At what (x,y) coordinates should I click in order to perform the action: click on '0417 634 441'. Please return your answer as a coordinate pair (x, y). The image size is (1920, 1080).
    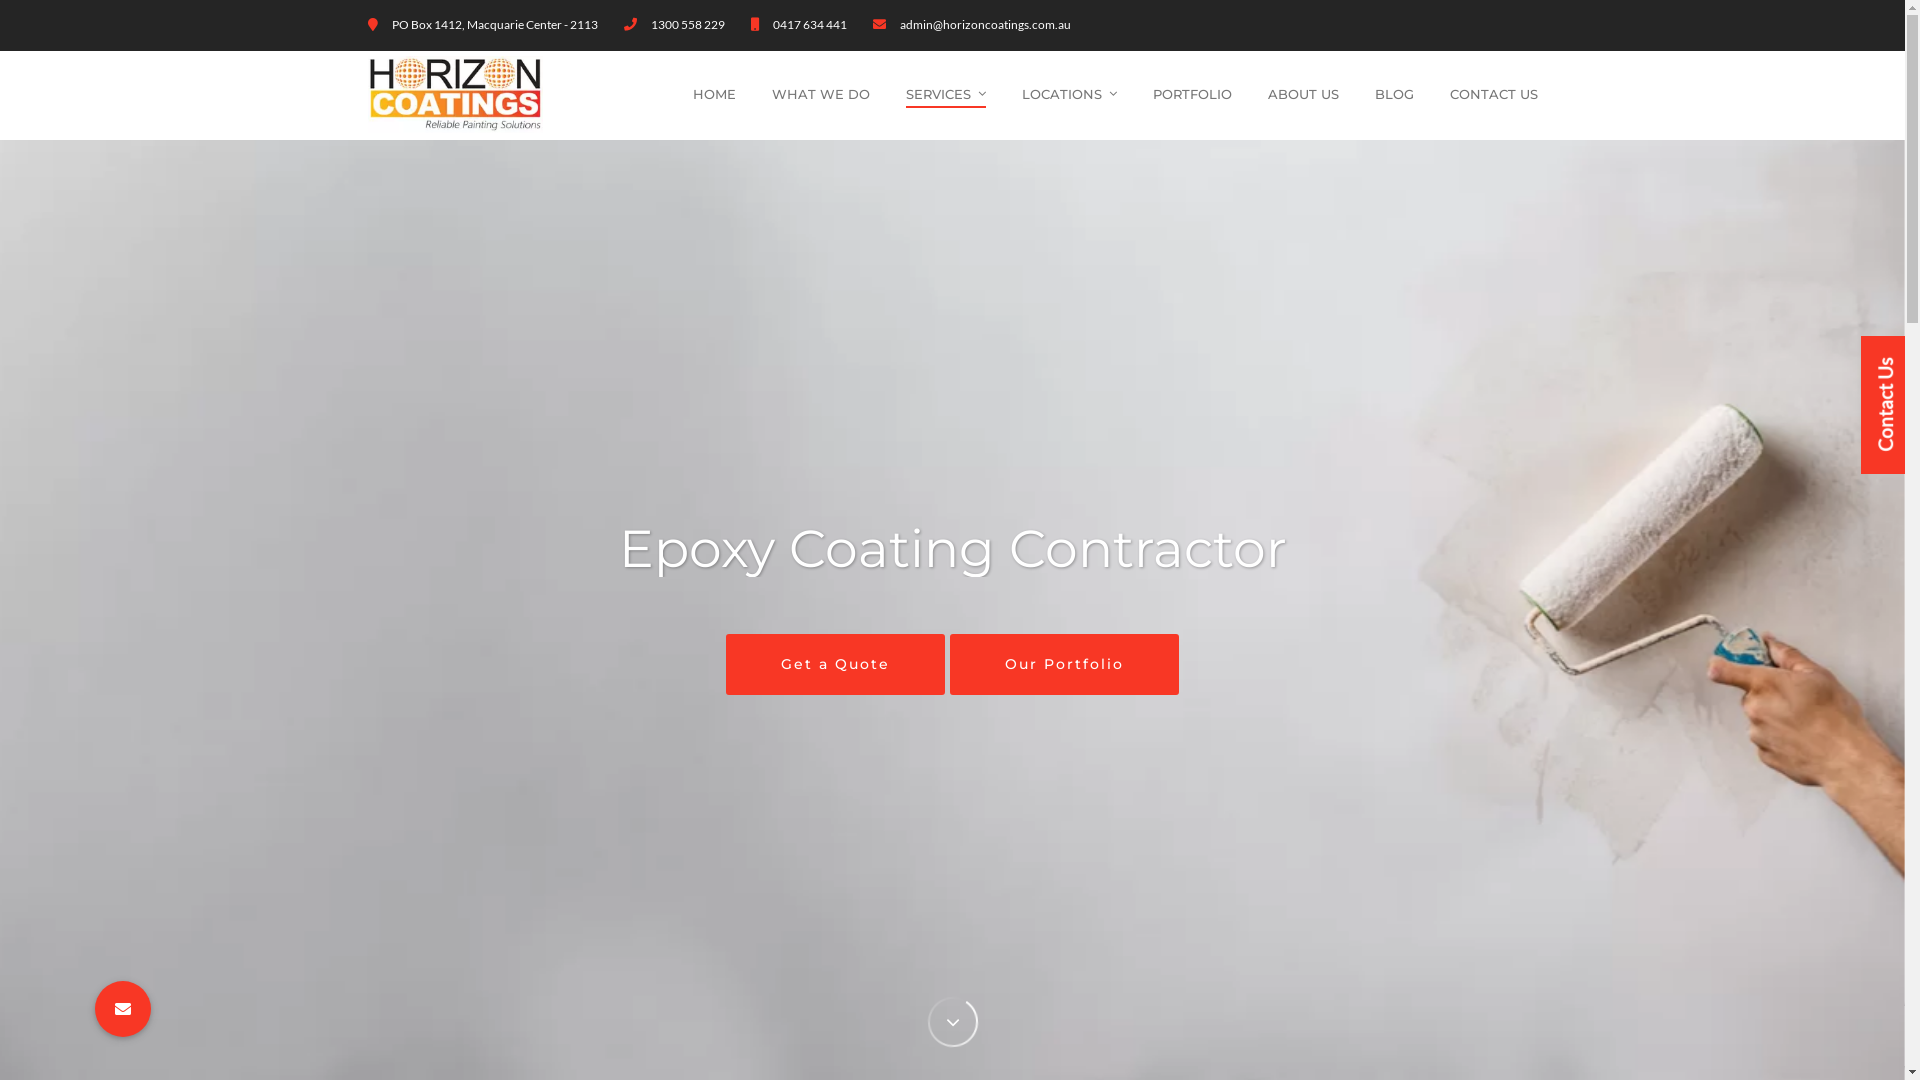
    Looking at the image, I should click on (809, 24).